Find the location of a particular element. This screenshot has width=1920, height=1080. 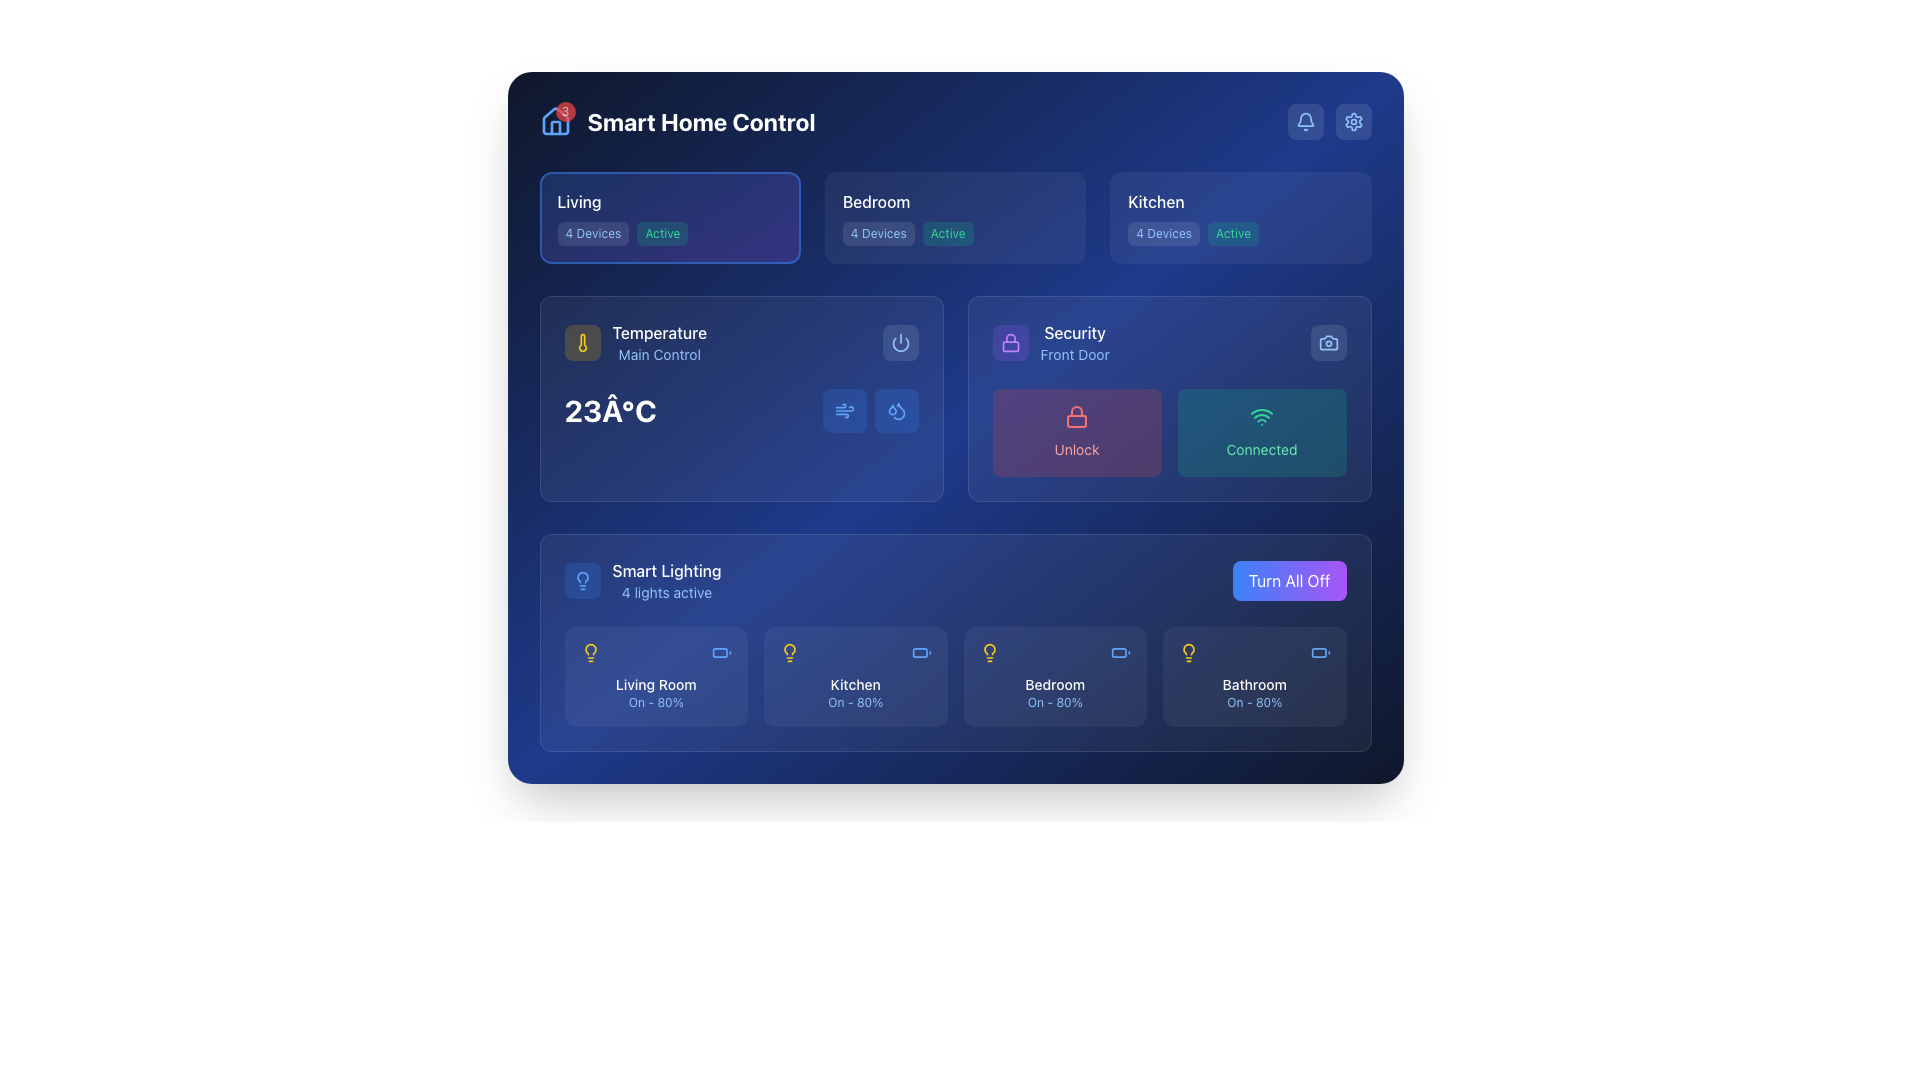

the prominent temperature display showing '23°C' in large, bold white text against a blue background, located in the left section of the 'Temperature Main Control' panel is located at coordinates (609, 410).